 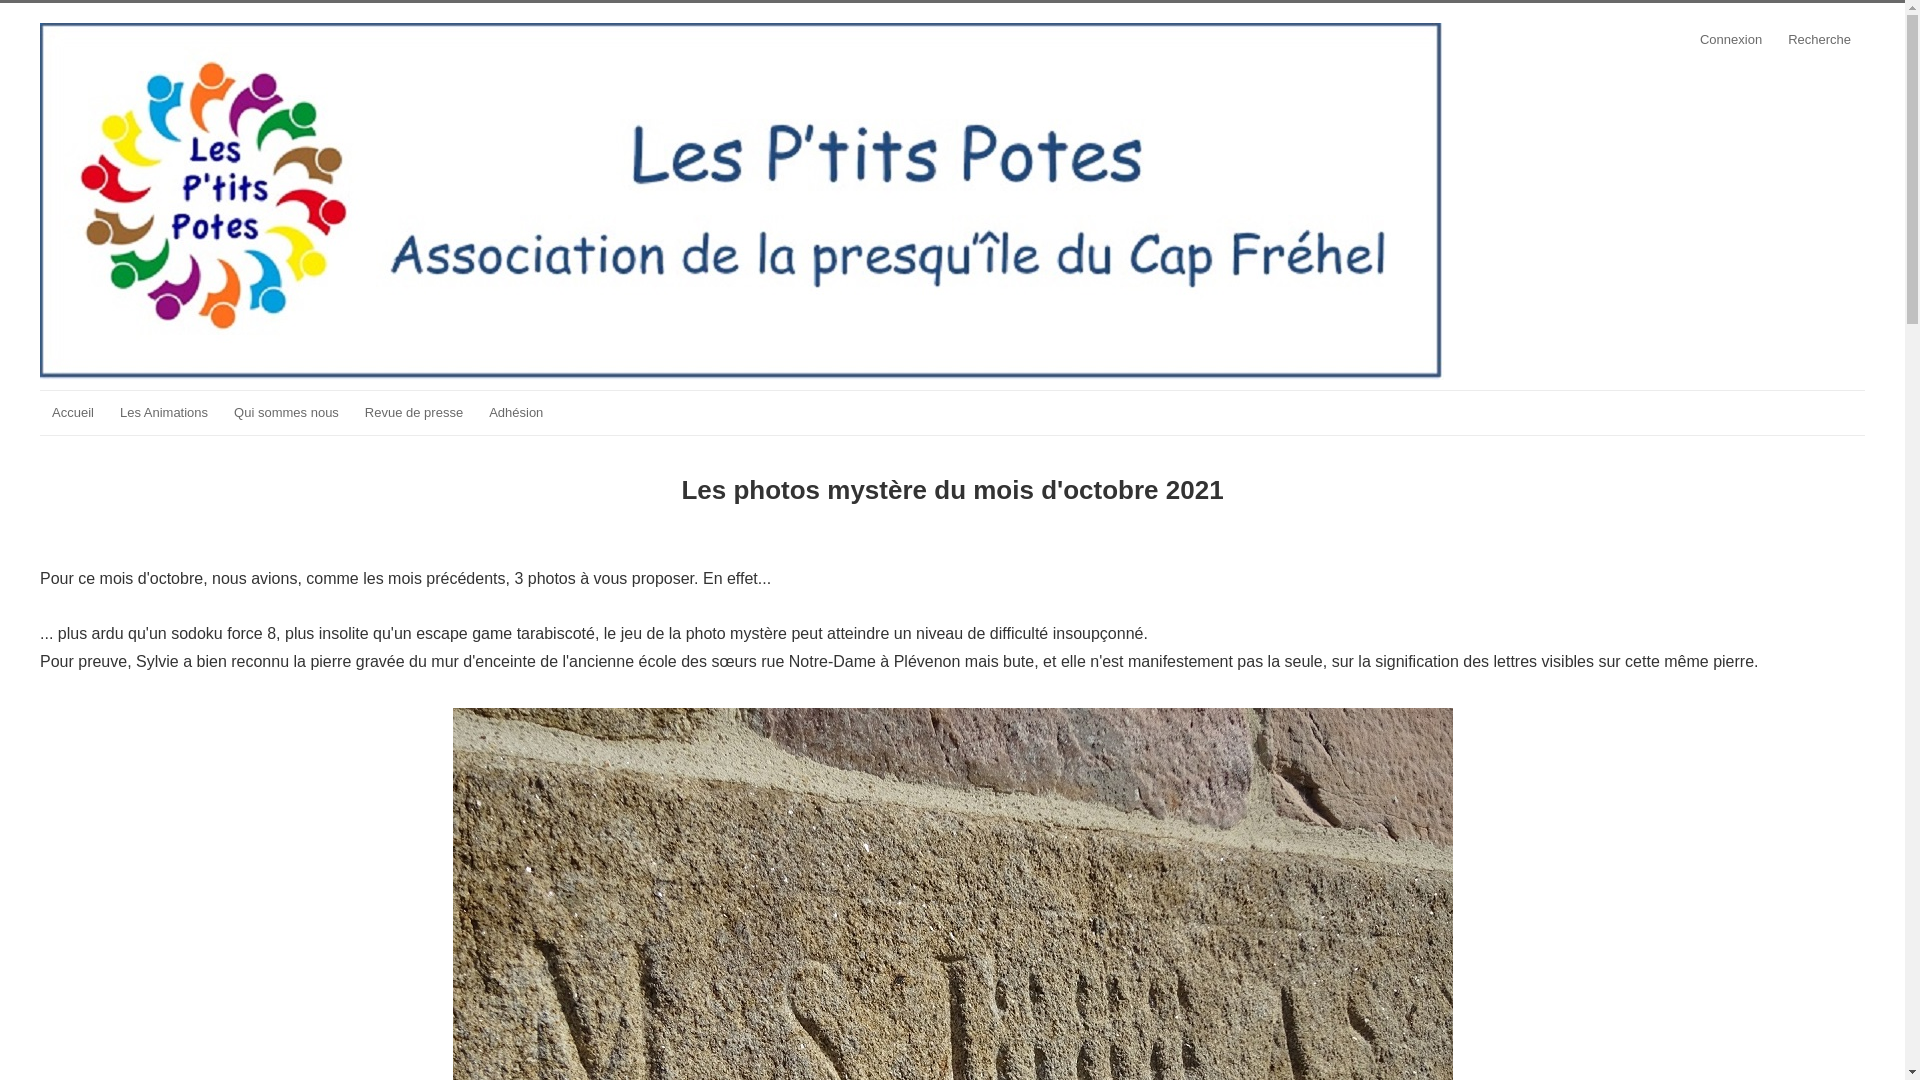 I want to click on 'Connexion', so click(x=1730, y=39).